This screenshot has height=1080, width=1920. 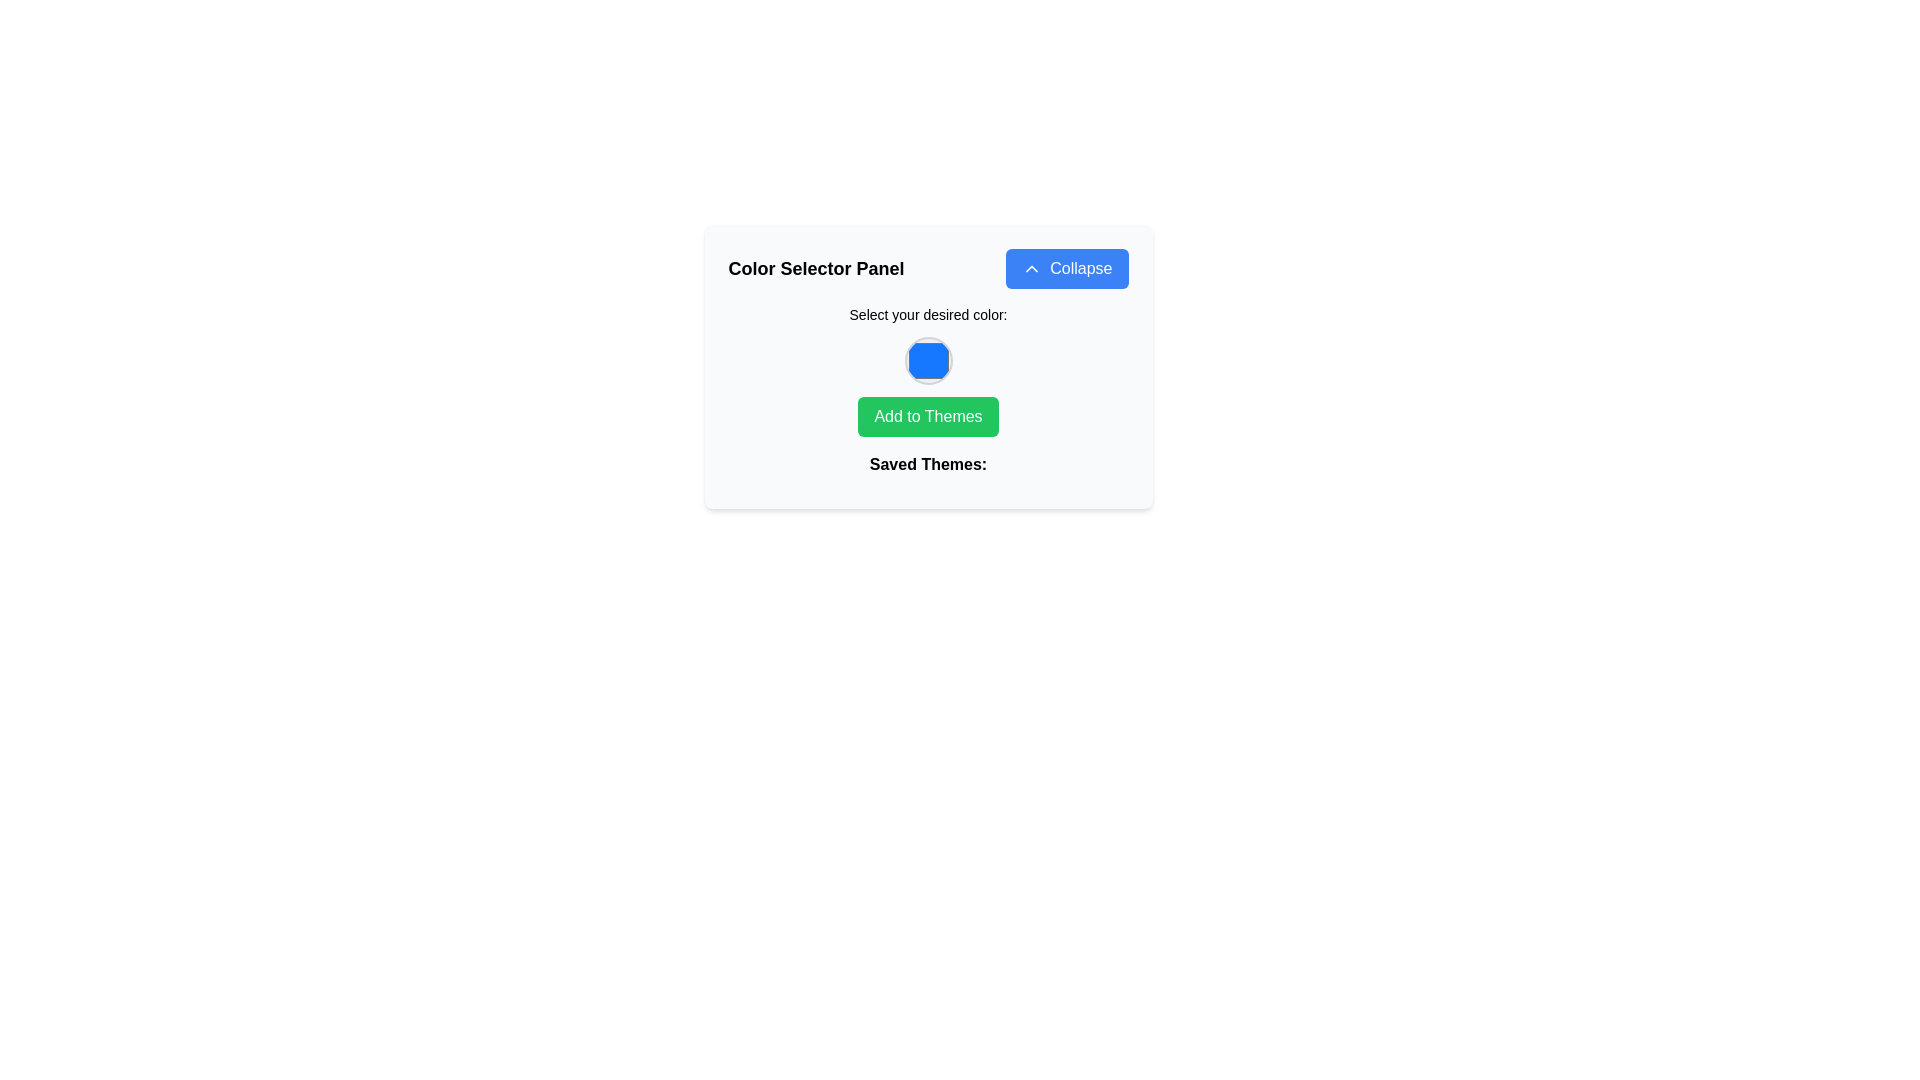 What do you see at coordinates (927, 415) in the screenshot?
I see `the button that adds the currently selected color to a list of themes, which is positioned below the circular color indicator and the text label 'Select your desired color:'` at bounding box center [927, 415].